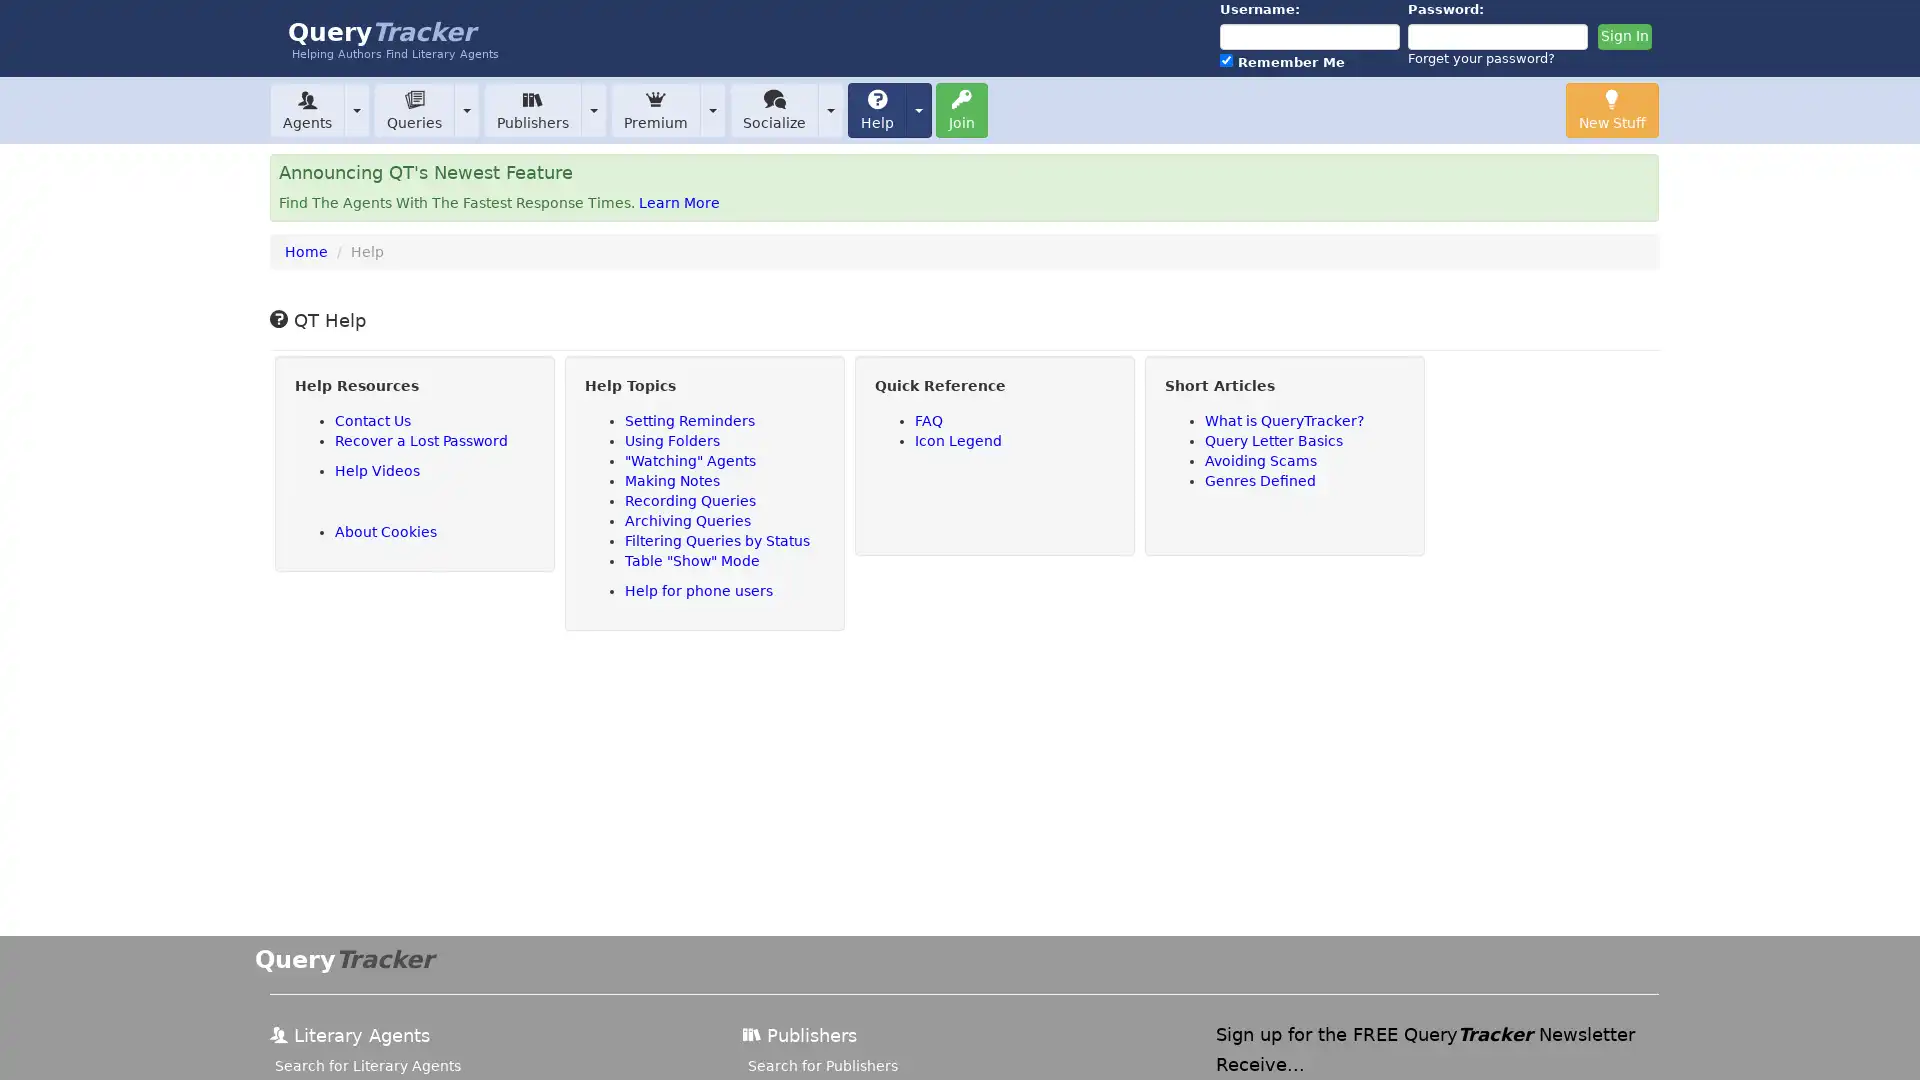 The width and height of the screenshot is (1920, 1080). I want to click on Toggle Dropdown, so click(356, 109).